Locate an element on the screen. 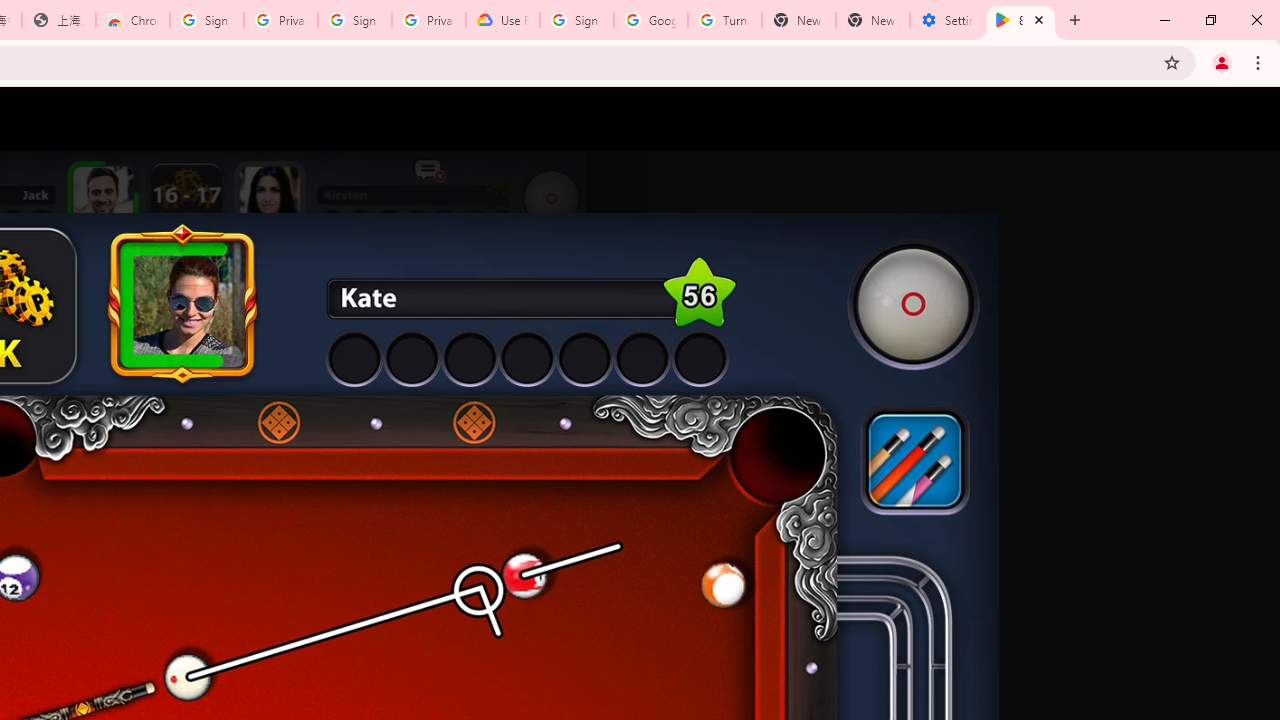 This screenshot has width=1280, height=720. 'Chrome Web Store - Color themes by Chrome' is located at coordinates (132, 20).